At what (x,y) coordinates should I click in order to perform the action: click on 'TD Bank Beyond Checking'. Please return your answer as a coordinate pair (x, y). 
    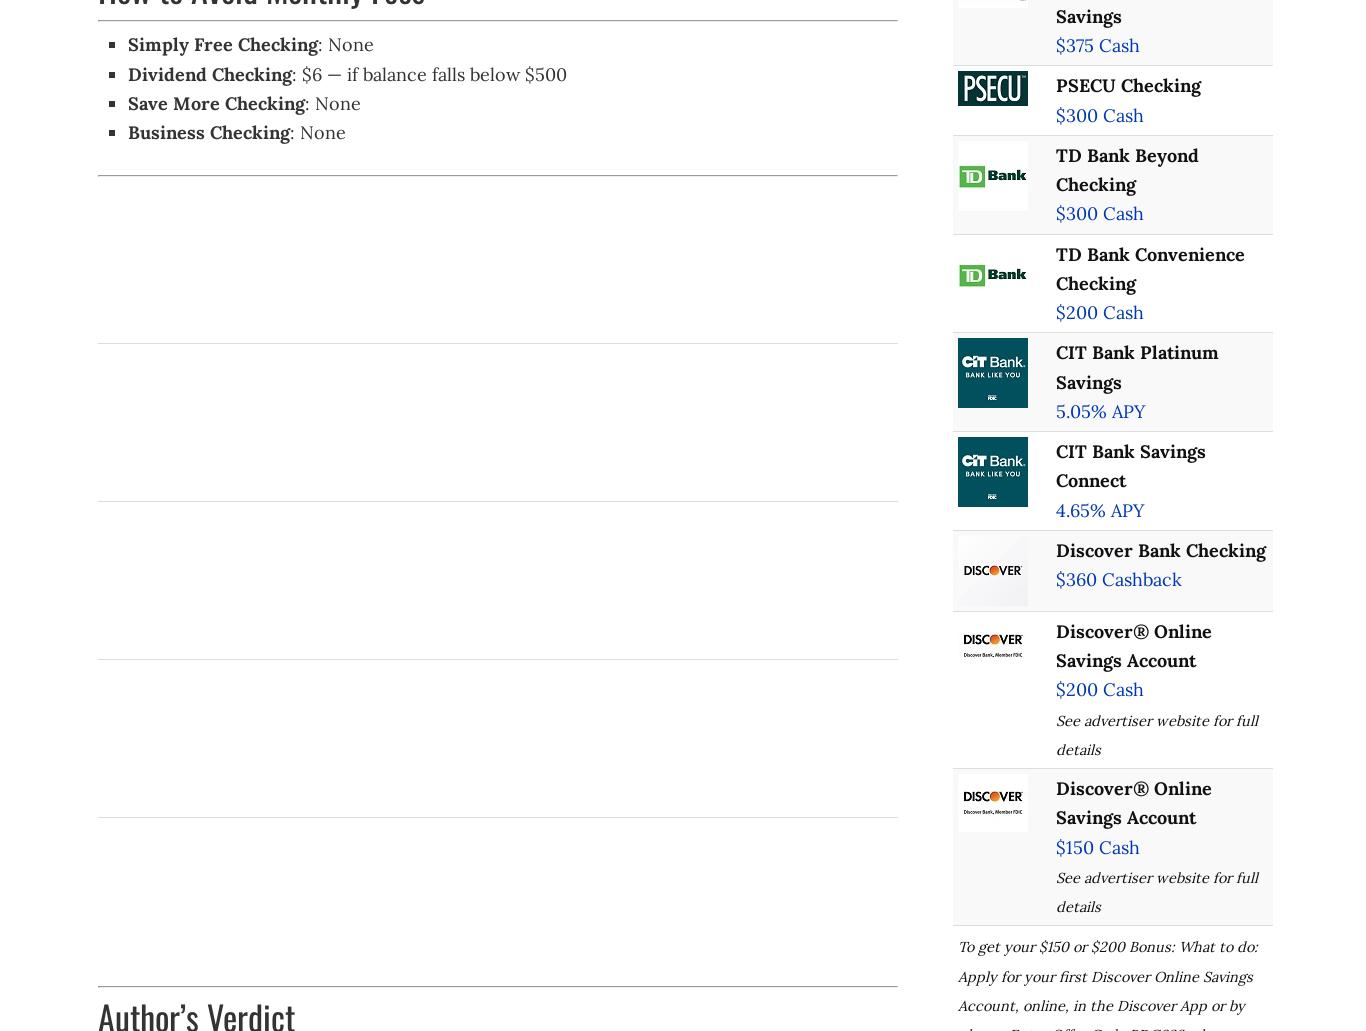
    Looking at the image, I should click on (1125, 168).